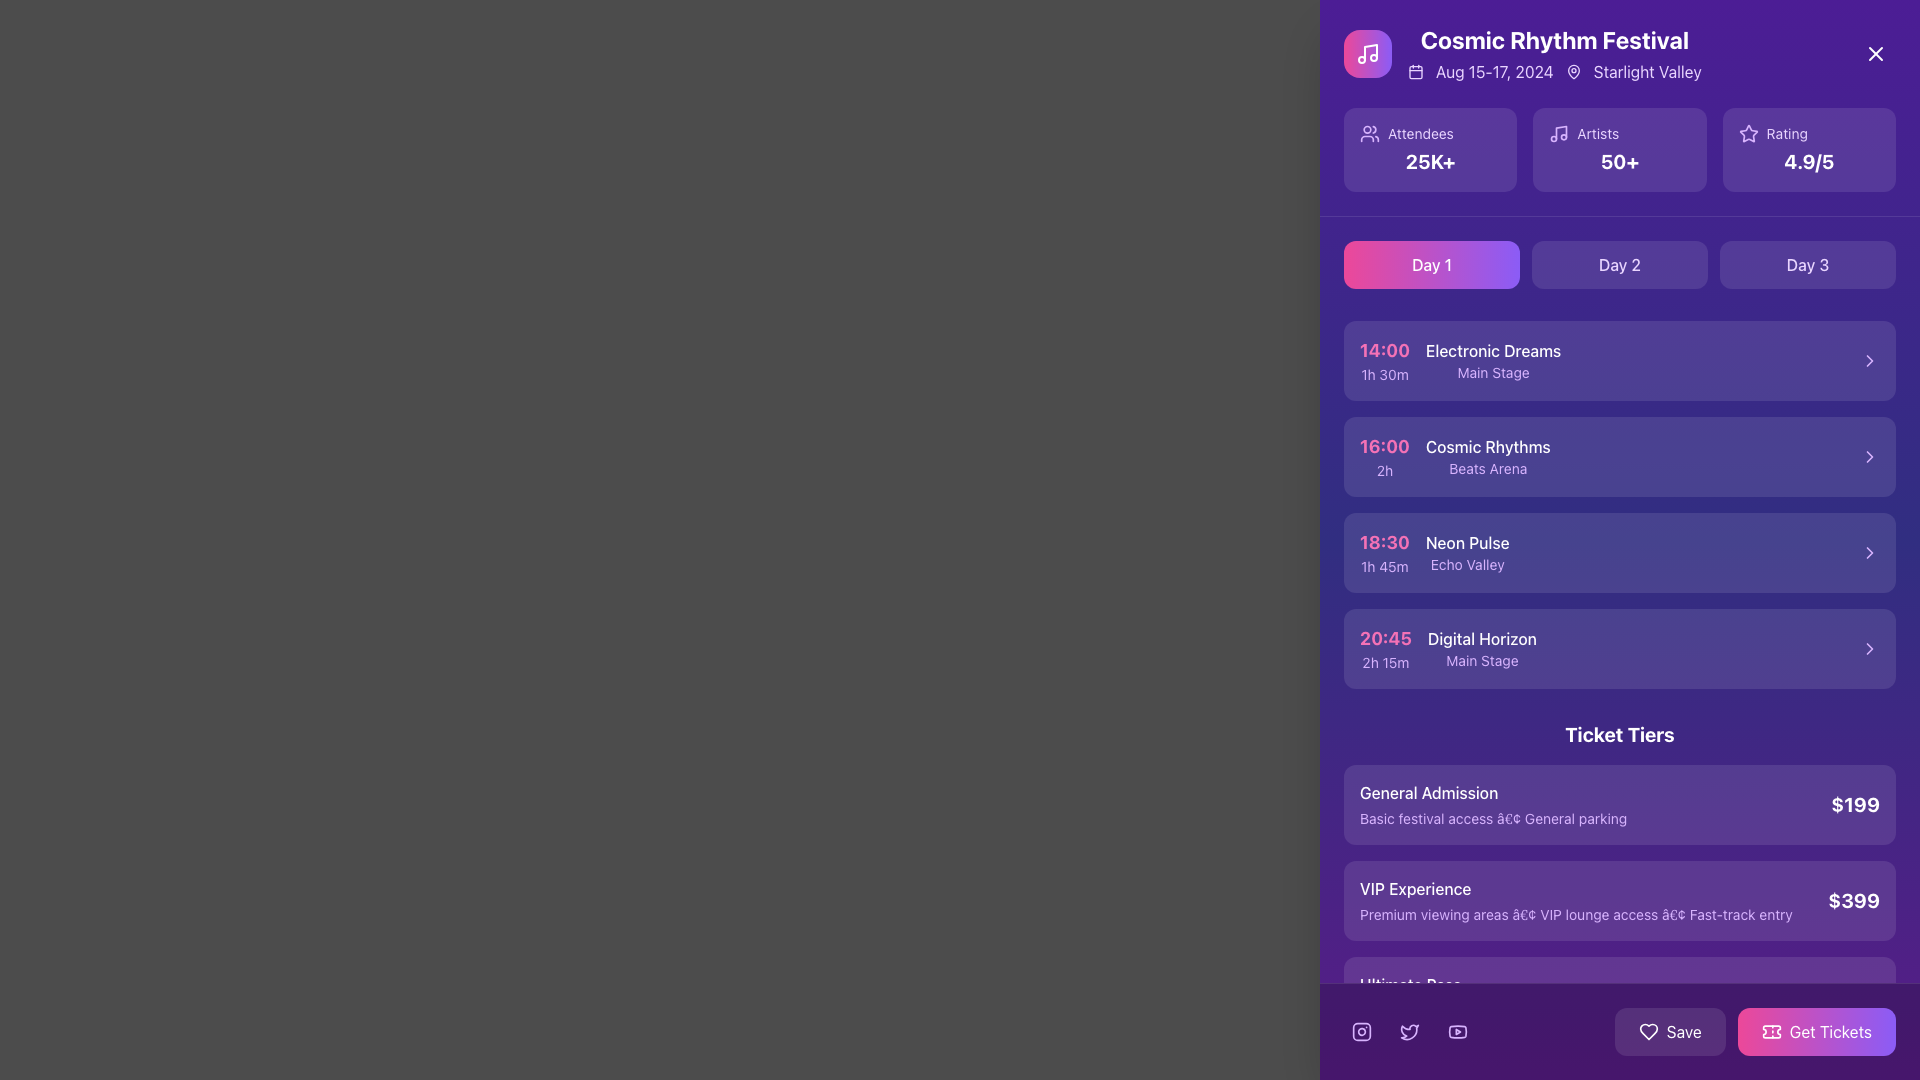  Describe the element at coordinates (1383, 567) in the screenshot. I see `the text label displaying '1h 45m' in purple, located below the bold pink '18:30' time label in the '18:30 Neon Pulse Echo Valley' event listing` at that location.